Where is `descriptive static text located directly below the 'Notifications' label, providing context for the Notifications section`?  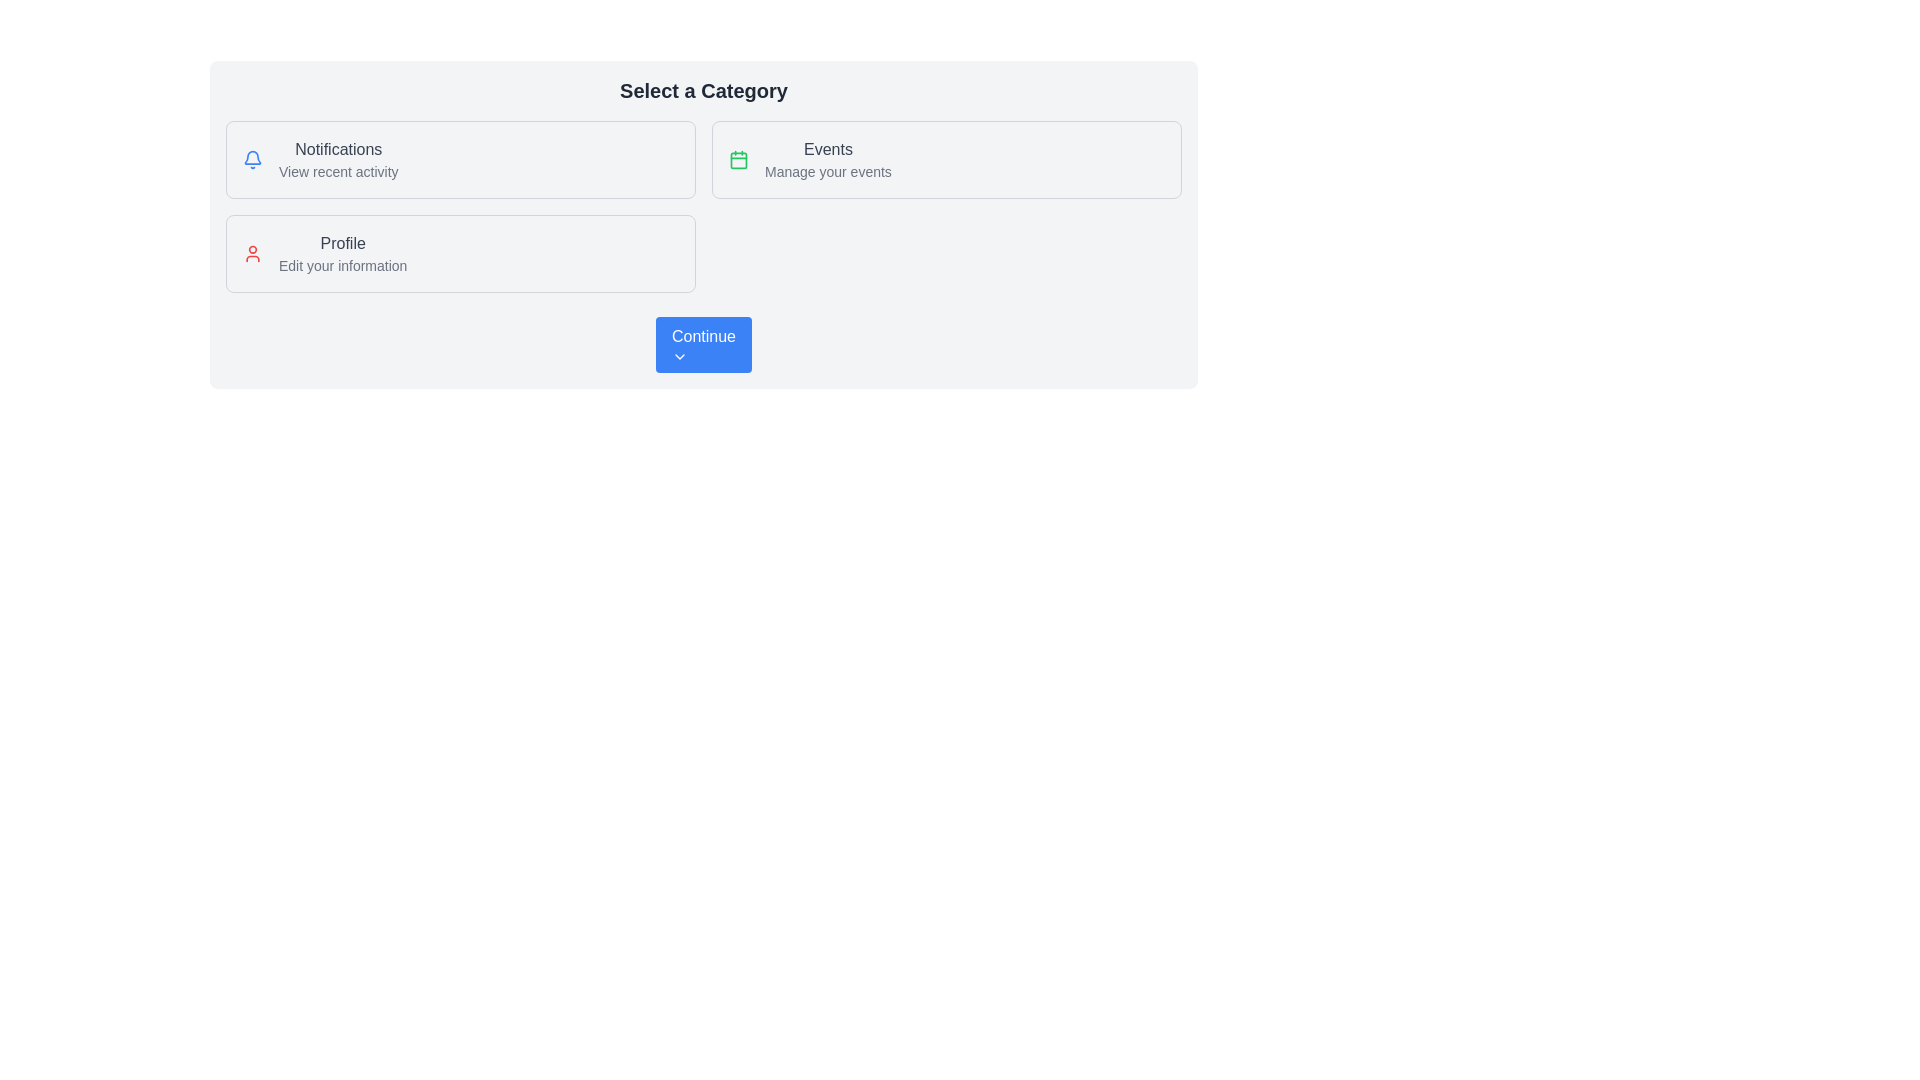
descriptive static text located directly below the 'Notifications' label, providing context for the Notifications section is located at coordinates (338, 171).